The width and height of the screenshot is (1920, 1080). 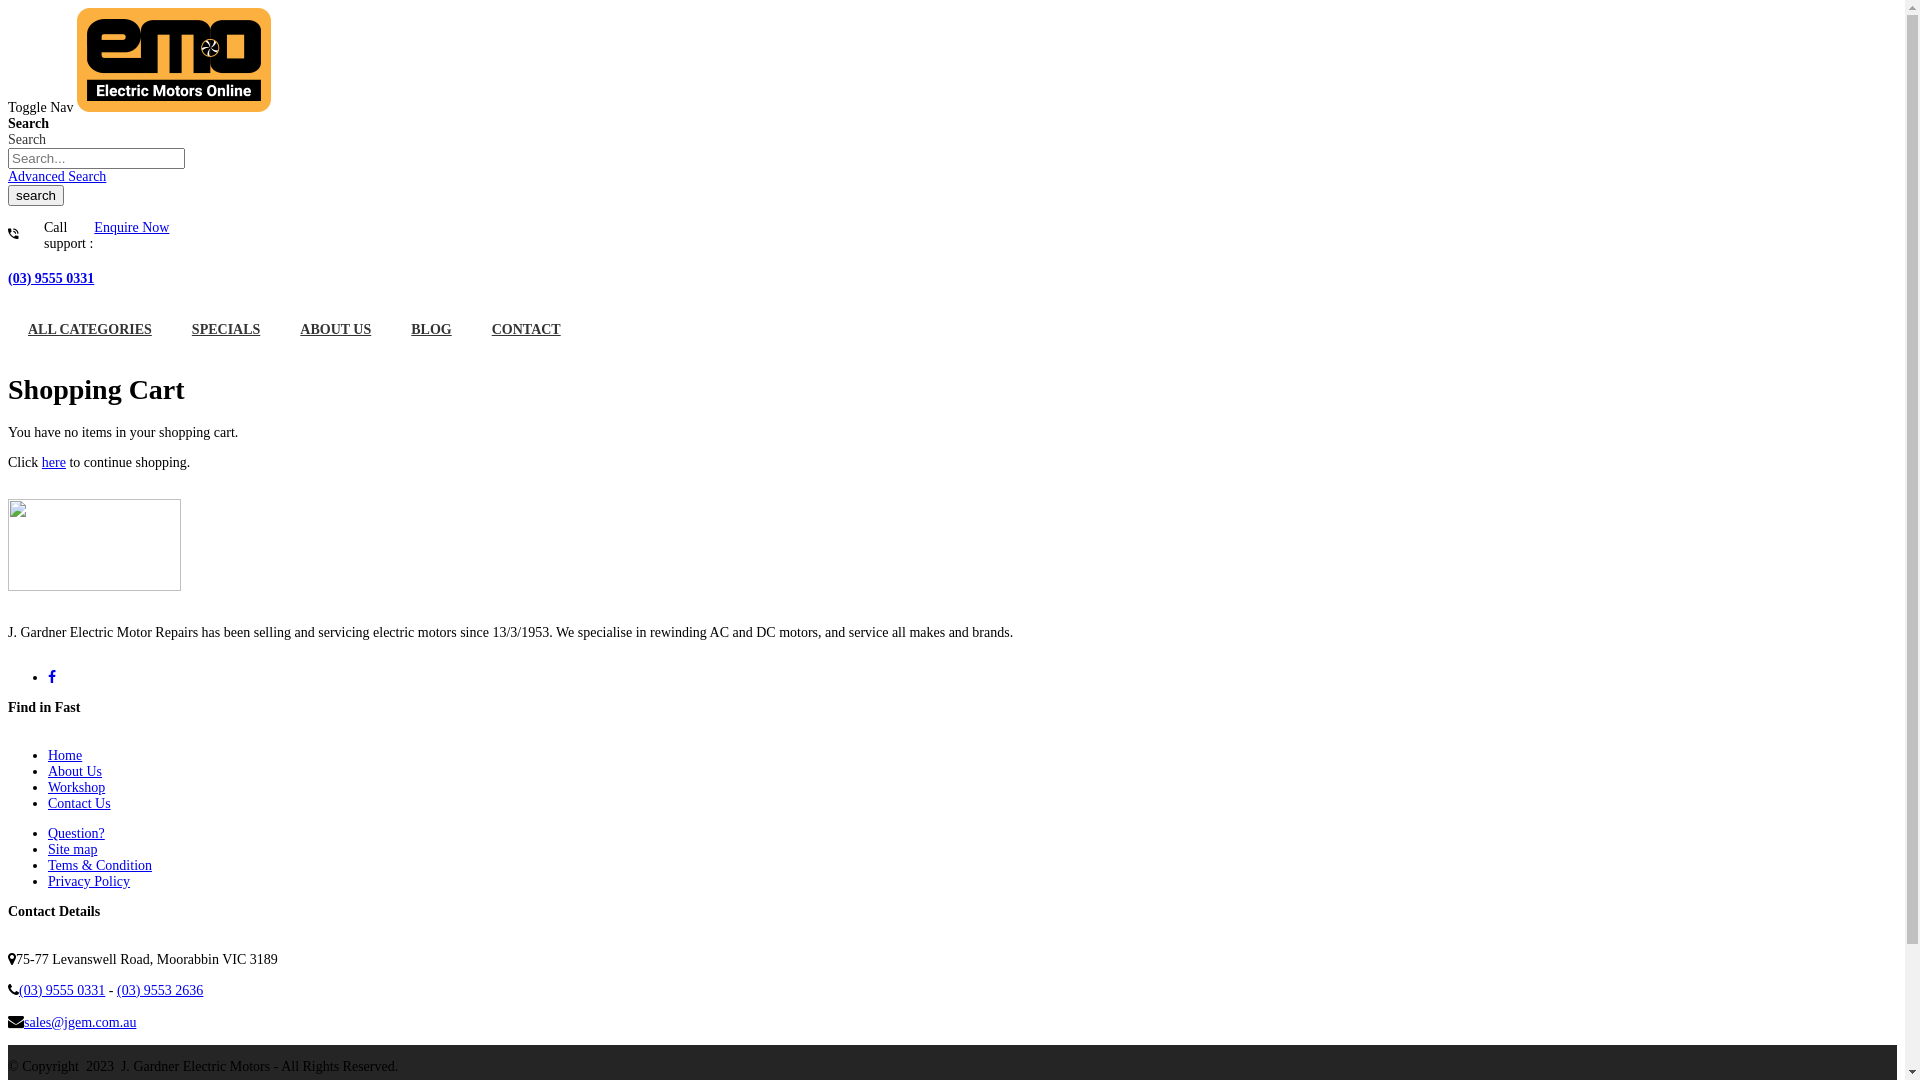 What do you see at coordinates (53, 462) in the screenshot?
I see `'here'` at bounding box center [53, 462].